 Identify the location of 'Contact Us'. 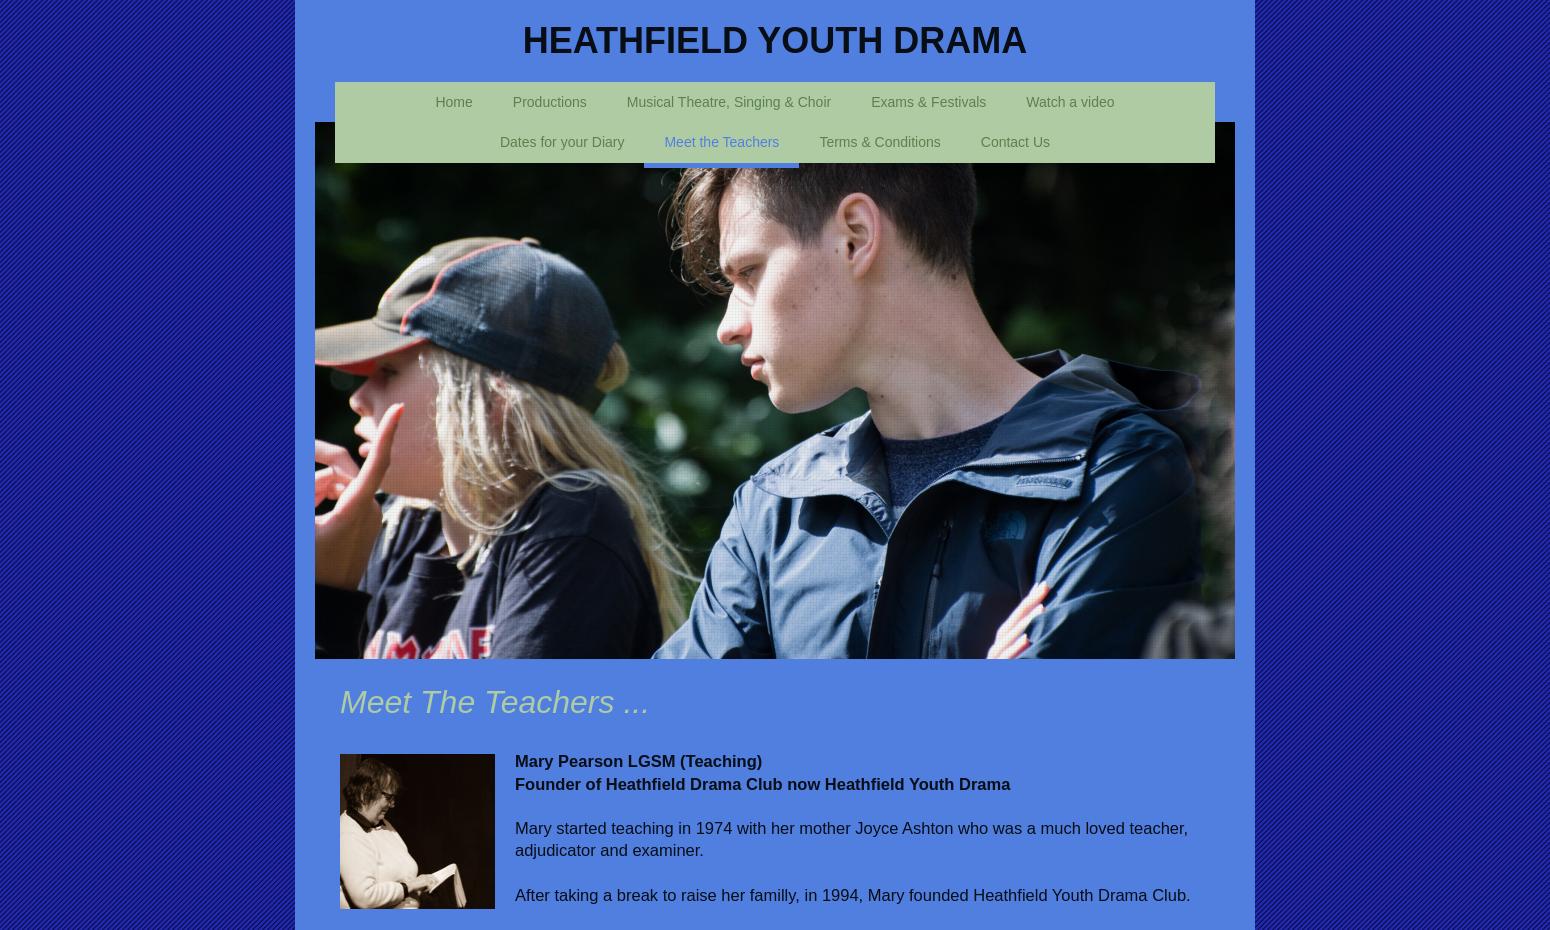
(1014, 142).